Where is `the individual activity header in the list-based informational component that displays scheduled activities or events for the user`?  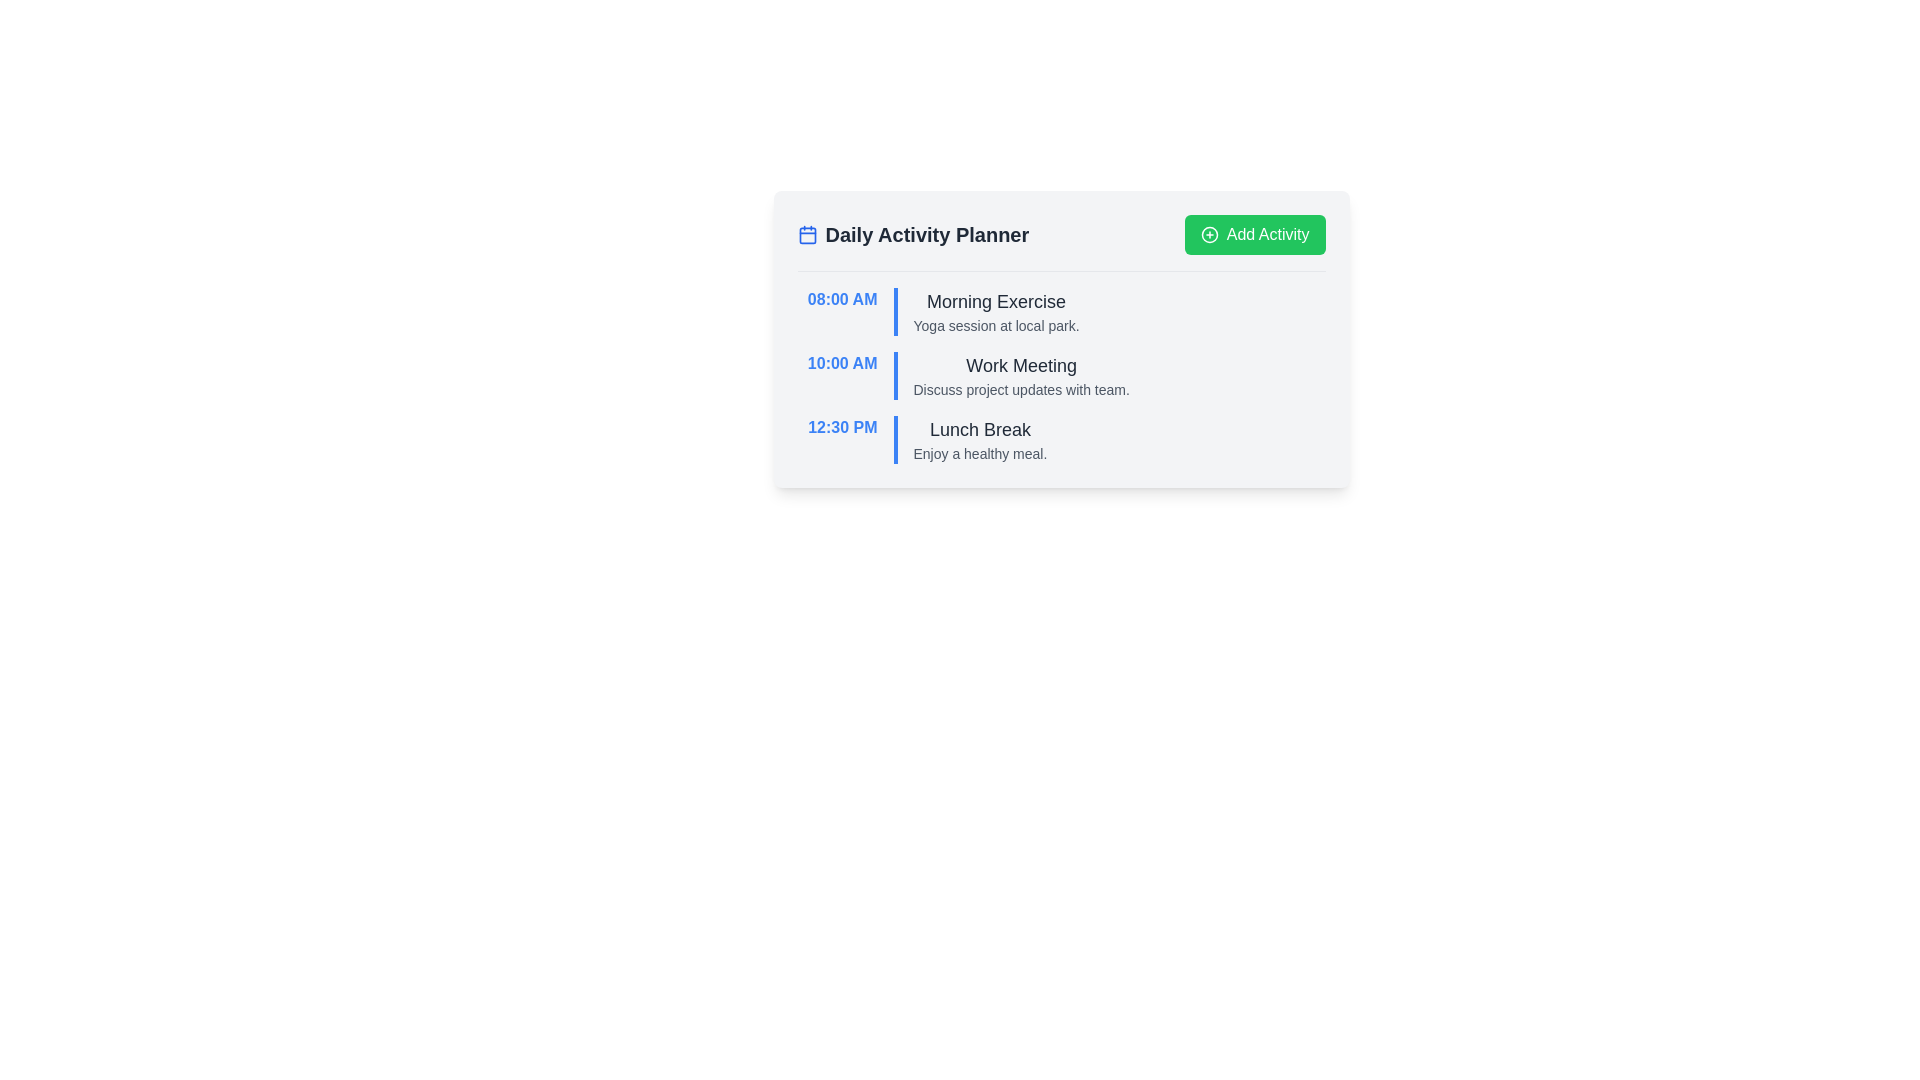
the individual activity header in the list-based informational component that displays scheduled activities or events for the user is located at coordinates (1060, 375).